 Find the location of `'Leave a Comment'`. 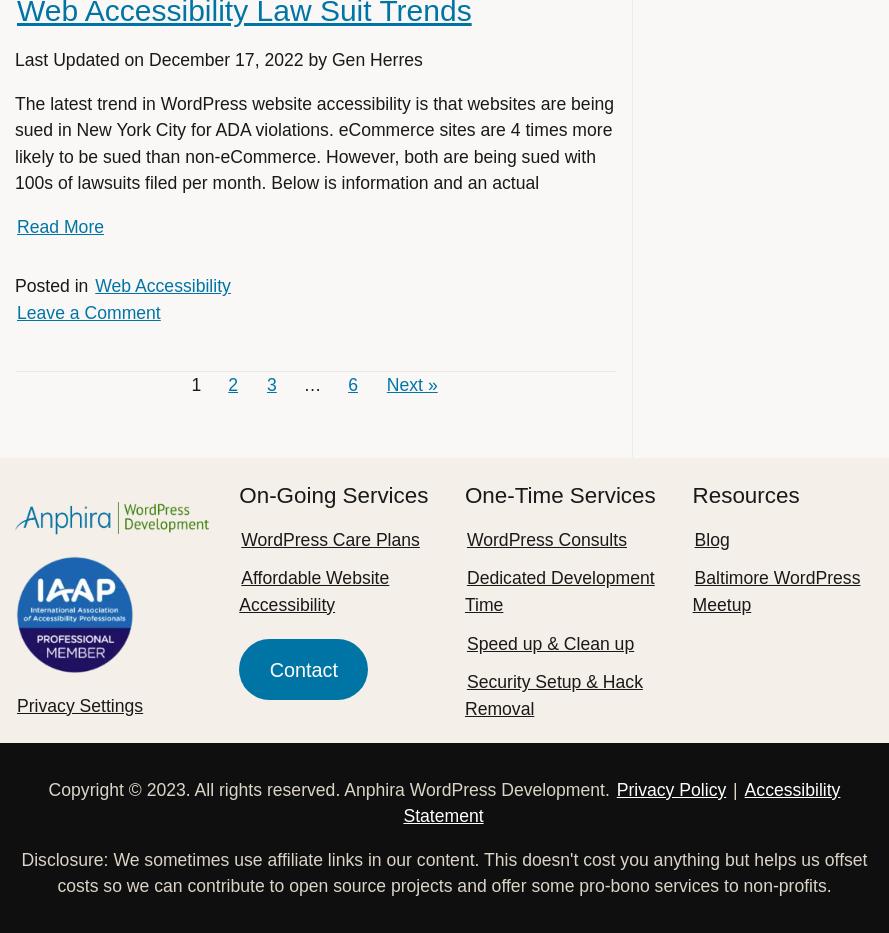

'Leave a Comment' is located at coordinates (87, 311).